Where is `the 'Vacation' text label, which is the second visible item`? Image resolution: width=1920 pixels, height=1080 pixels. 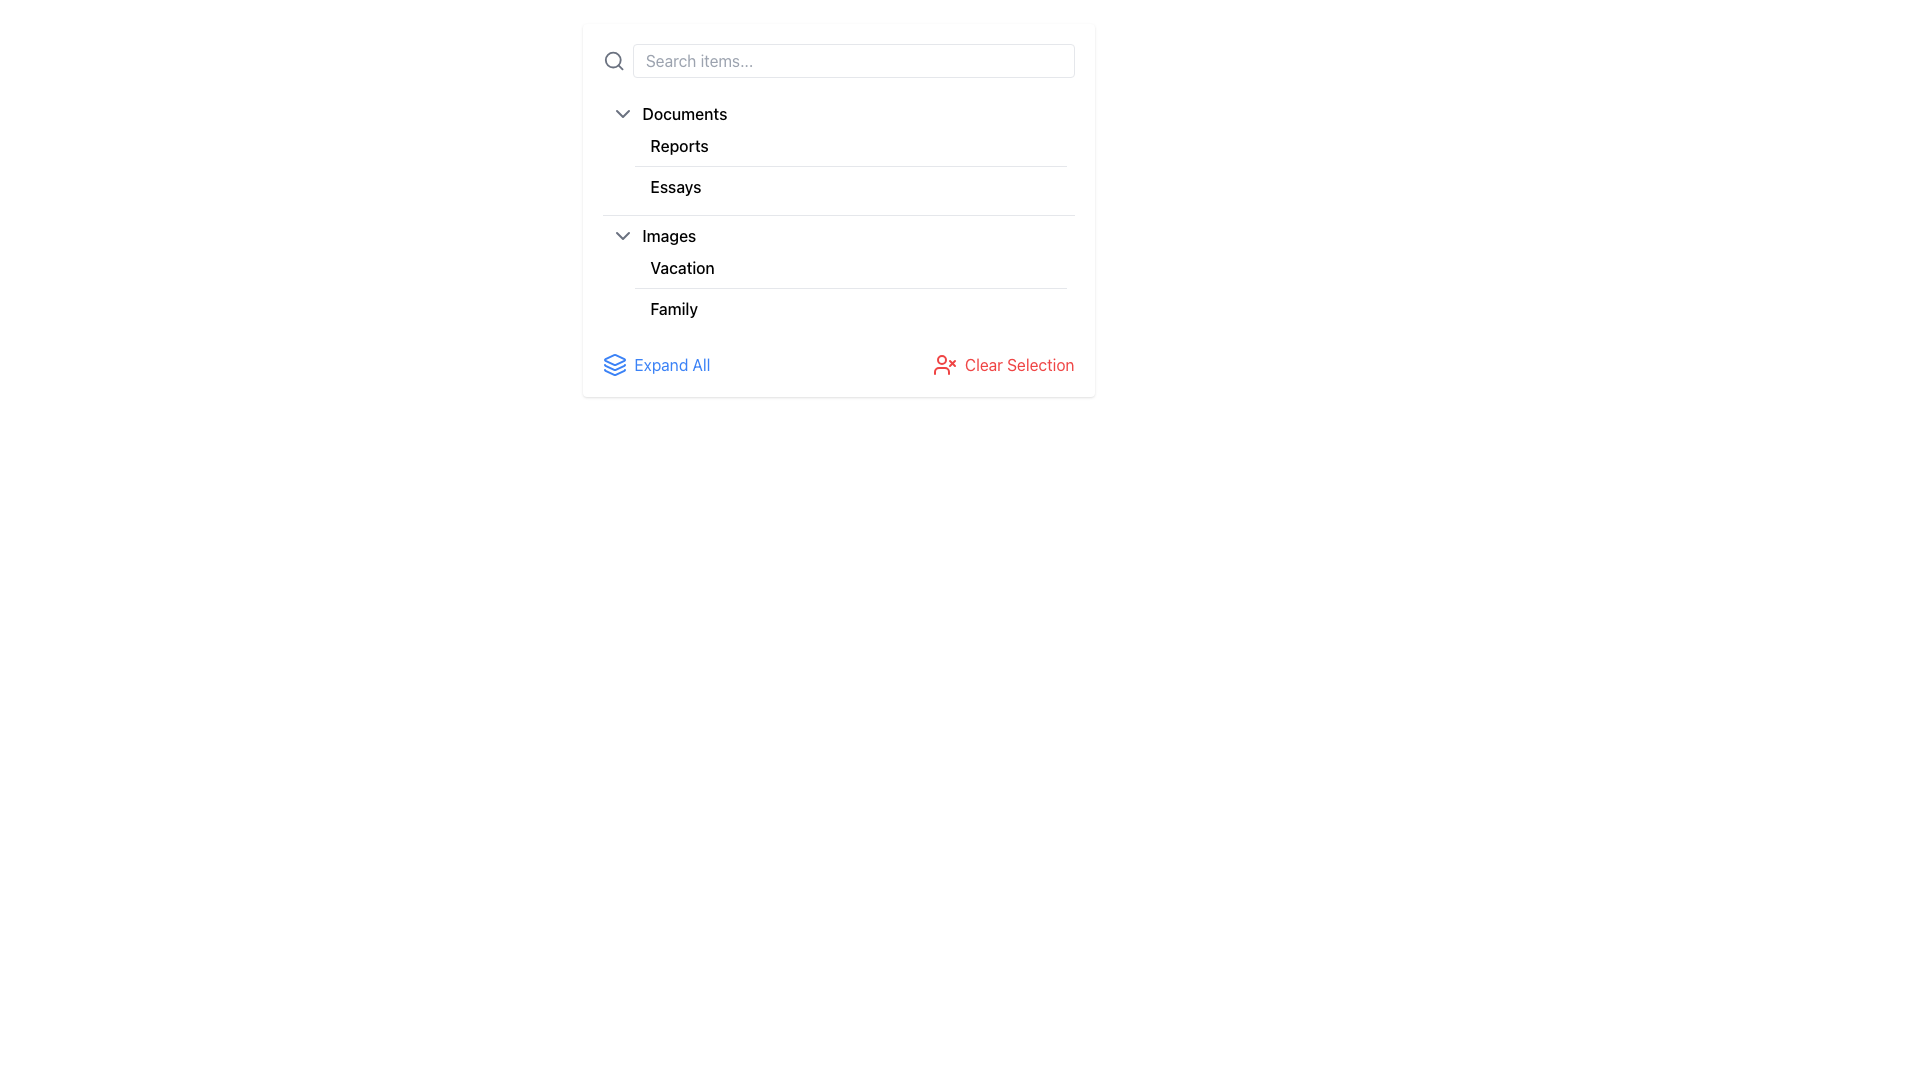
the 'Vacation' text label, which is the second visible item is located at coordinates (682, 266).